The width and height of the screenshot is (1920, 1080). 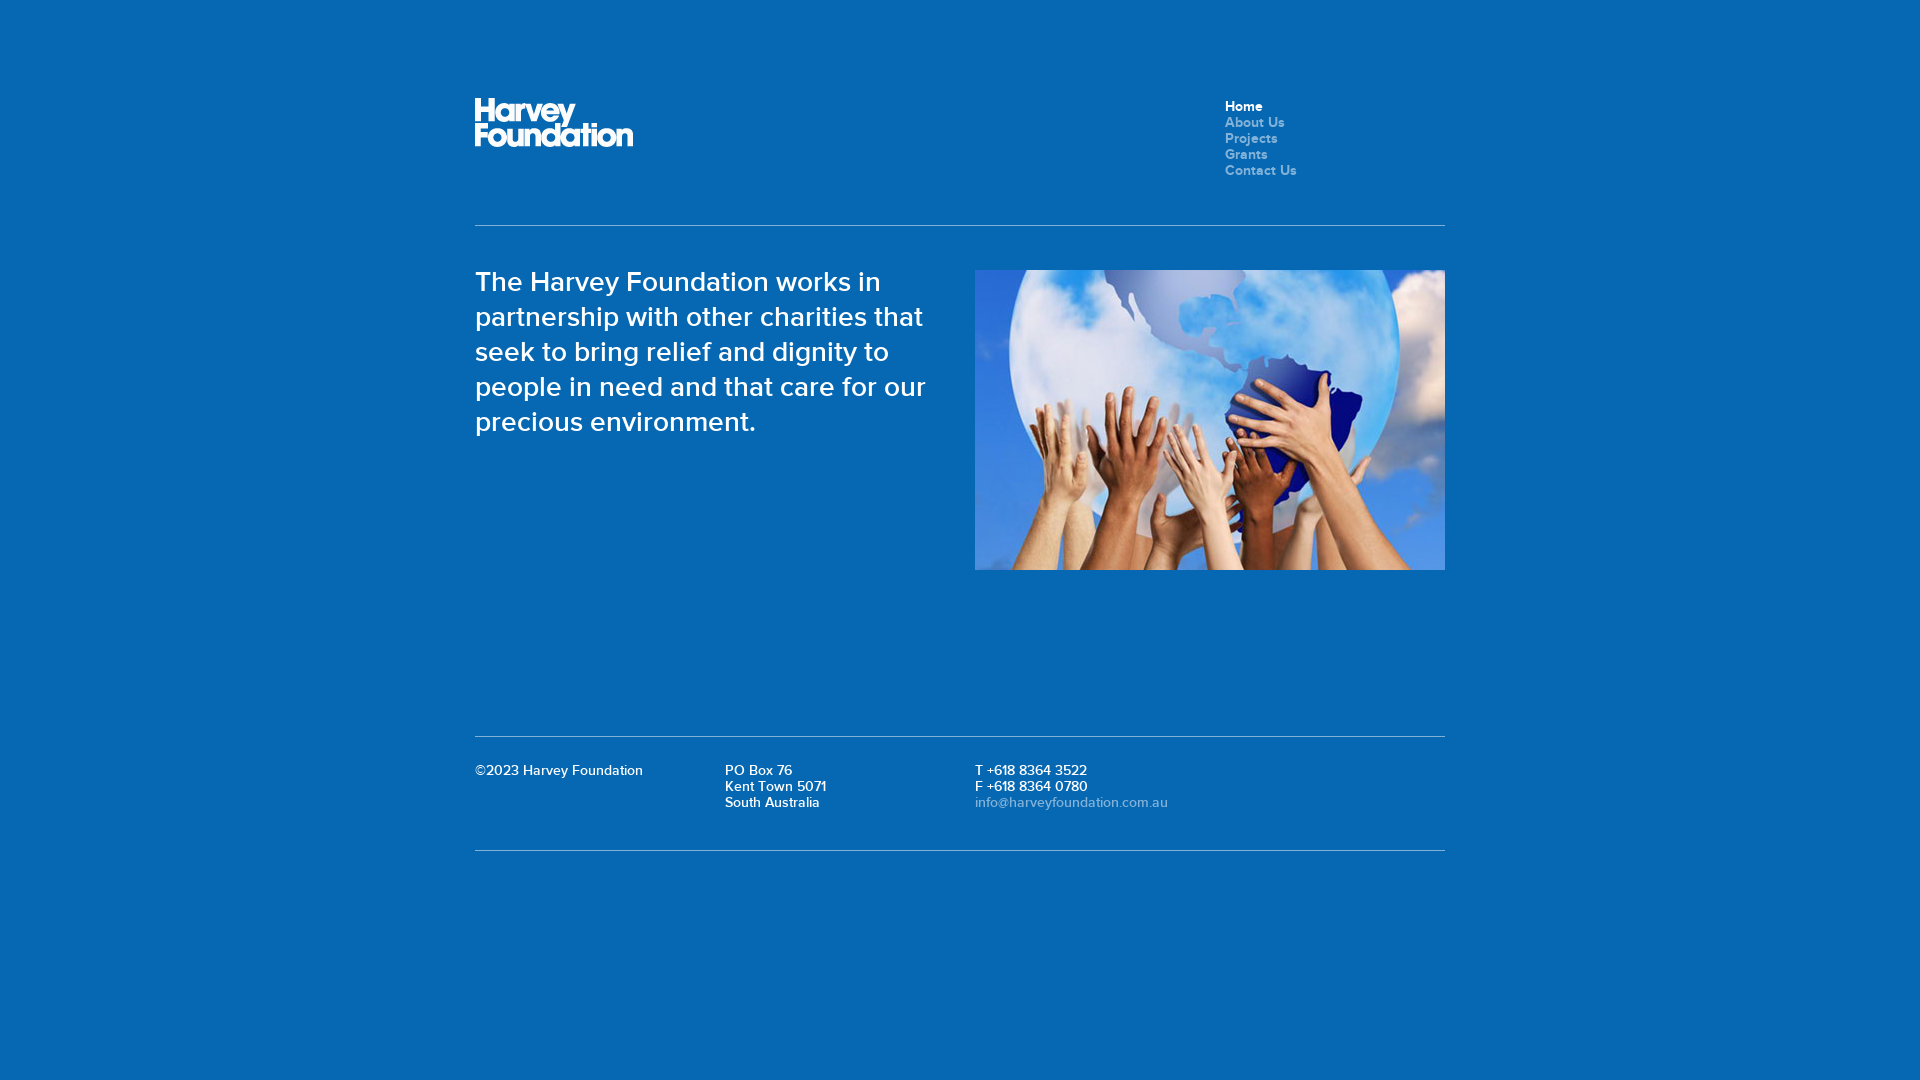 What do you see at coordinates (1223, 137) in the screenshot?
I see `'Projects'` at bounding box center [1223, 137].